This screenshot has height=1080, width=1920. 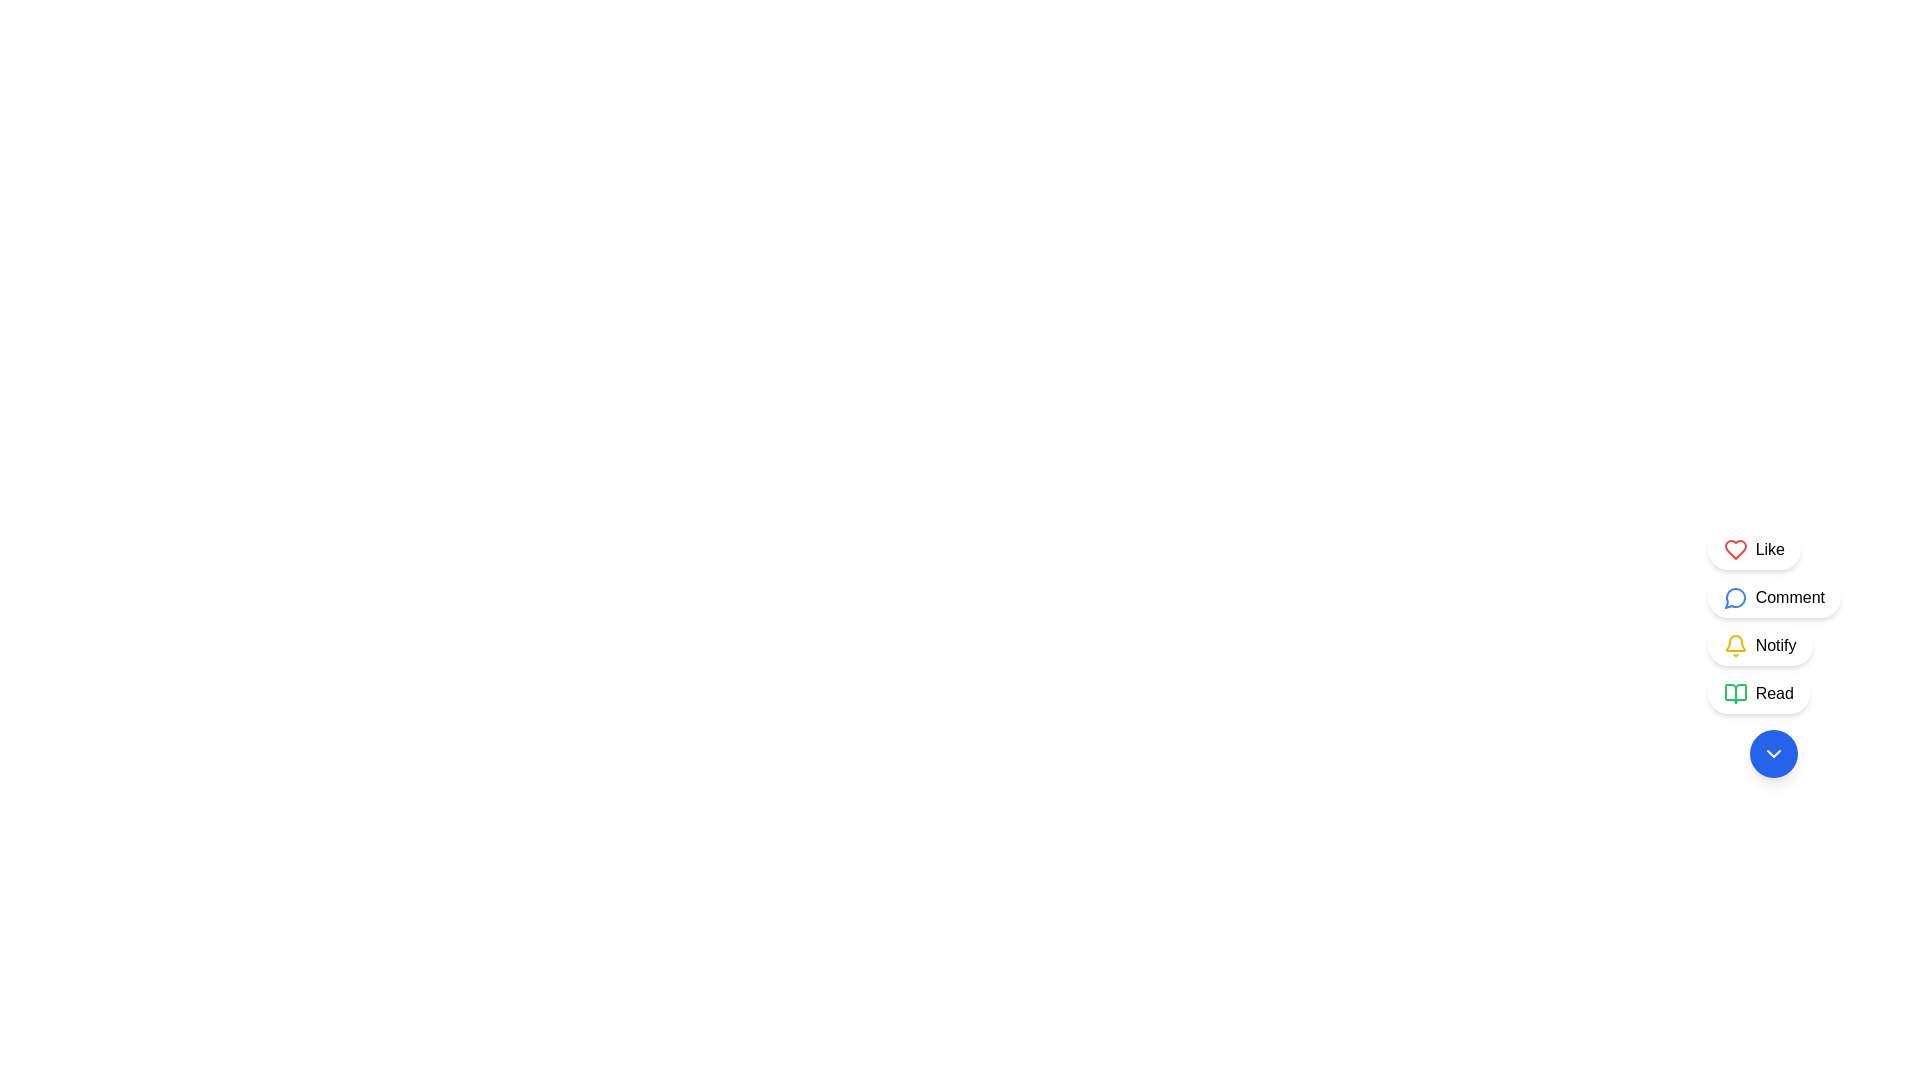 I want to click on the notification icon located in the third option labeled 'Notify', so click(x=1733, y=645).